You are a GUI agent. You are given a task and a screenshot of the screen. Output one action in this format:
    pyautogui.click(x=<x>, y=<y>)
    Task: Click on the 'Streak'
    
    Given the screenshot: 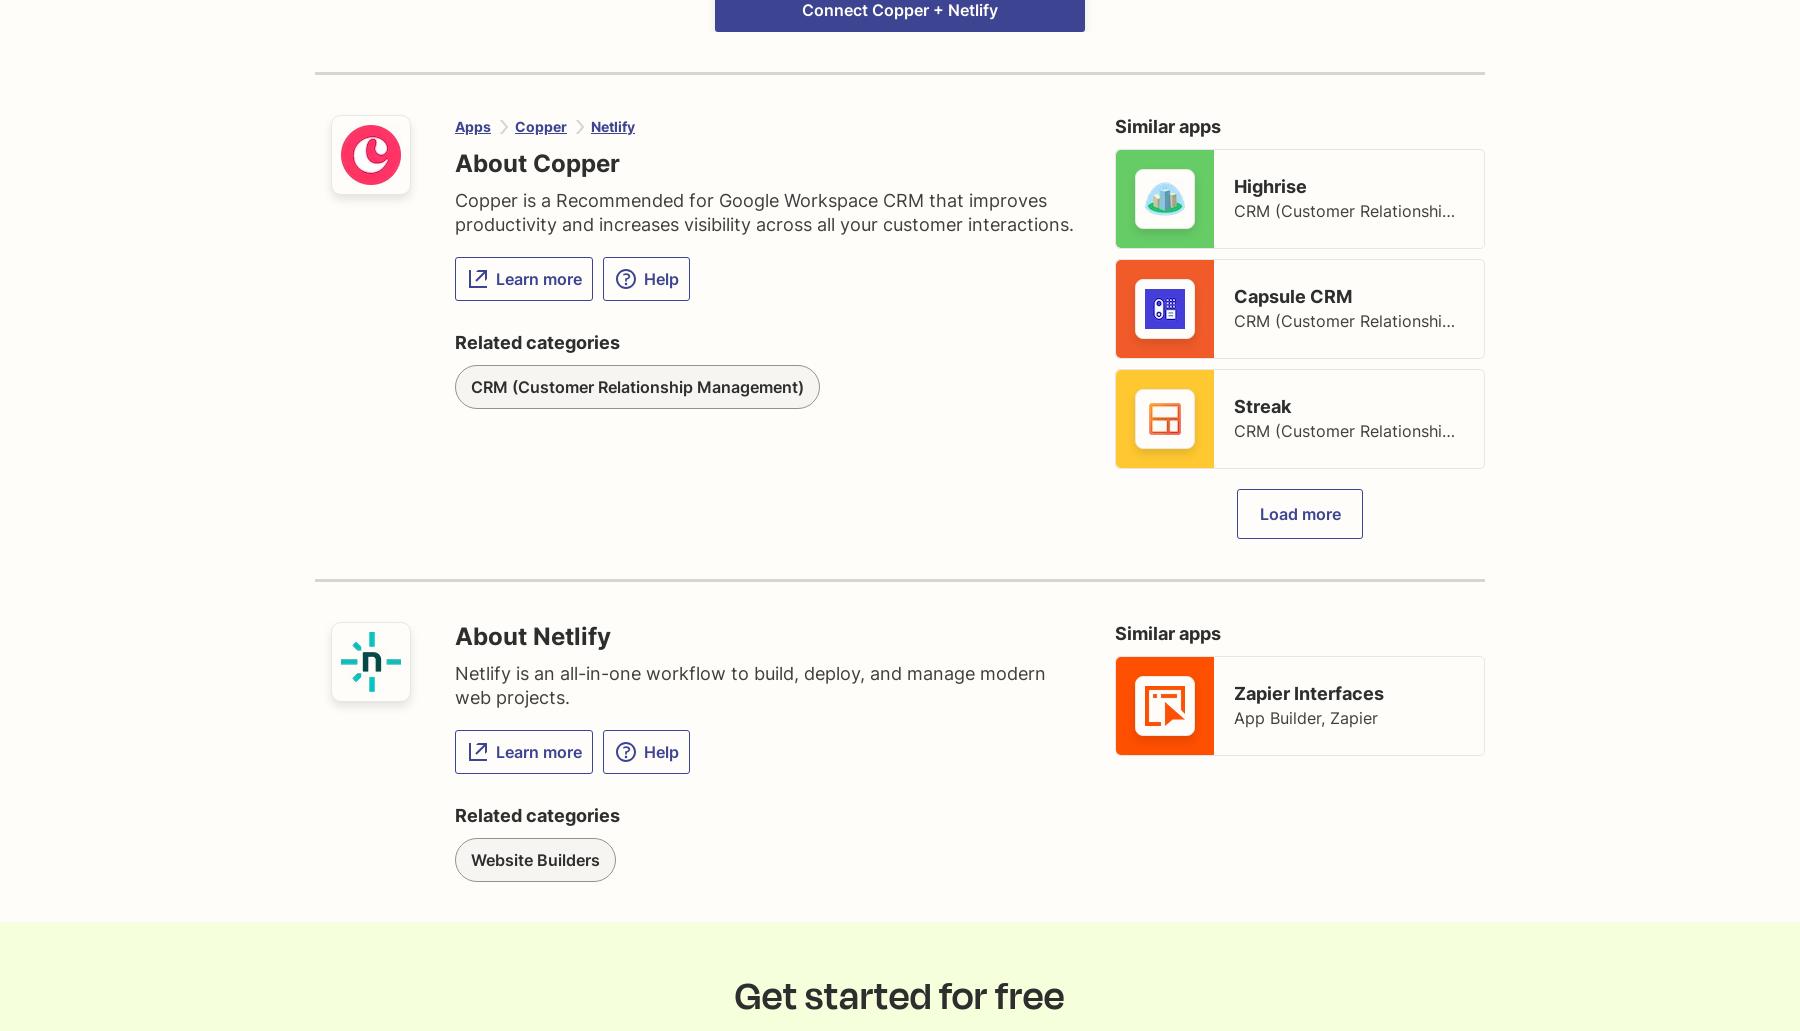 What is the action you would take?
    pyautogui.click(x=1262, y=405)
    